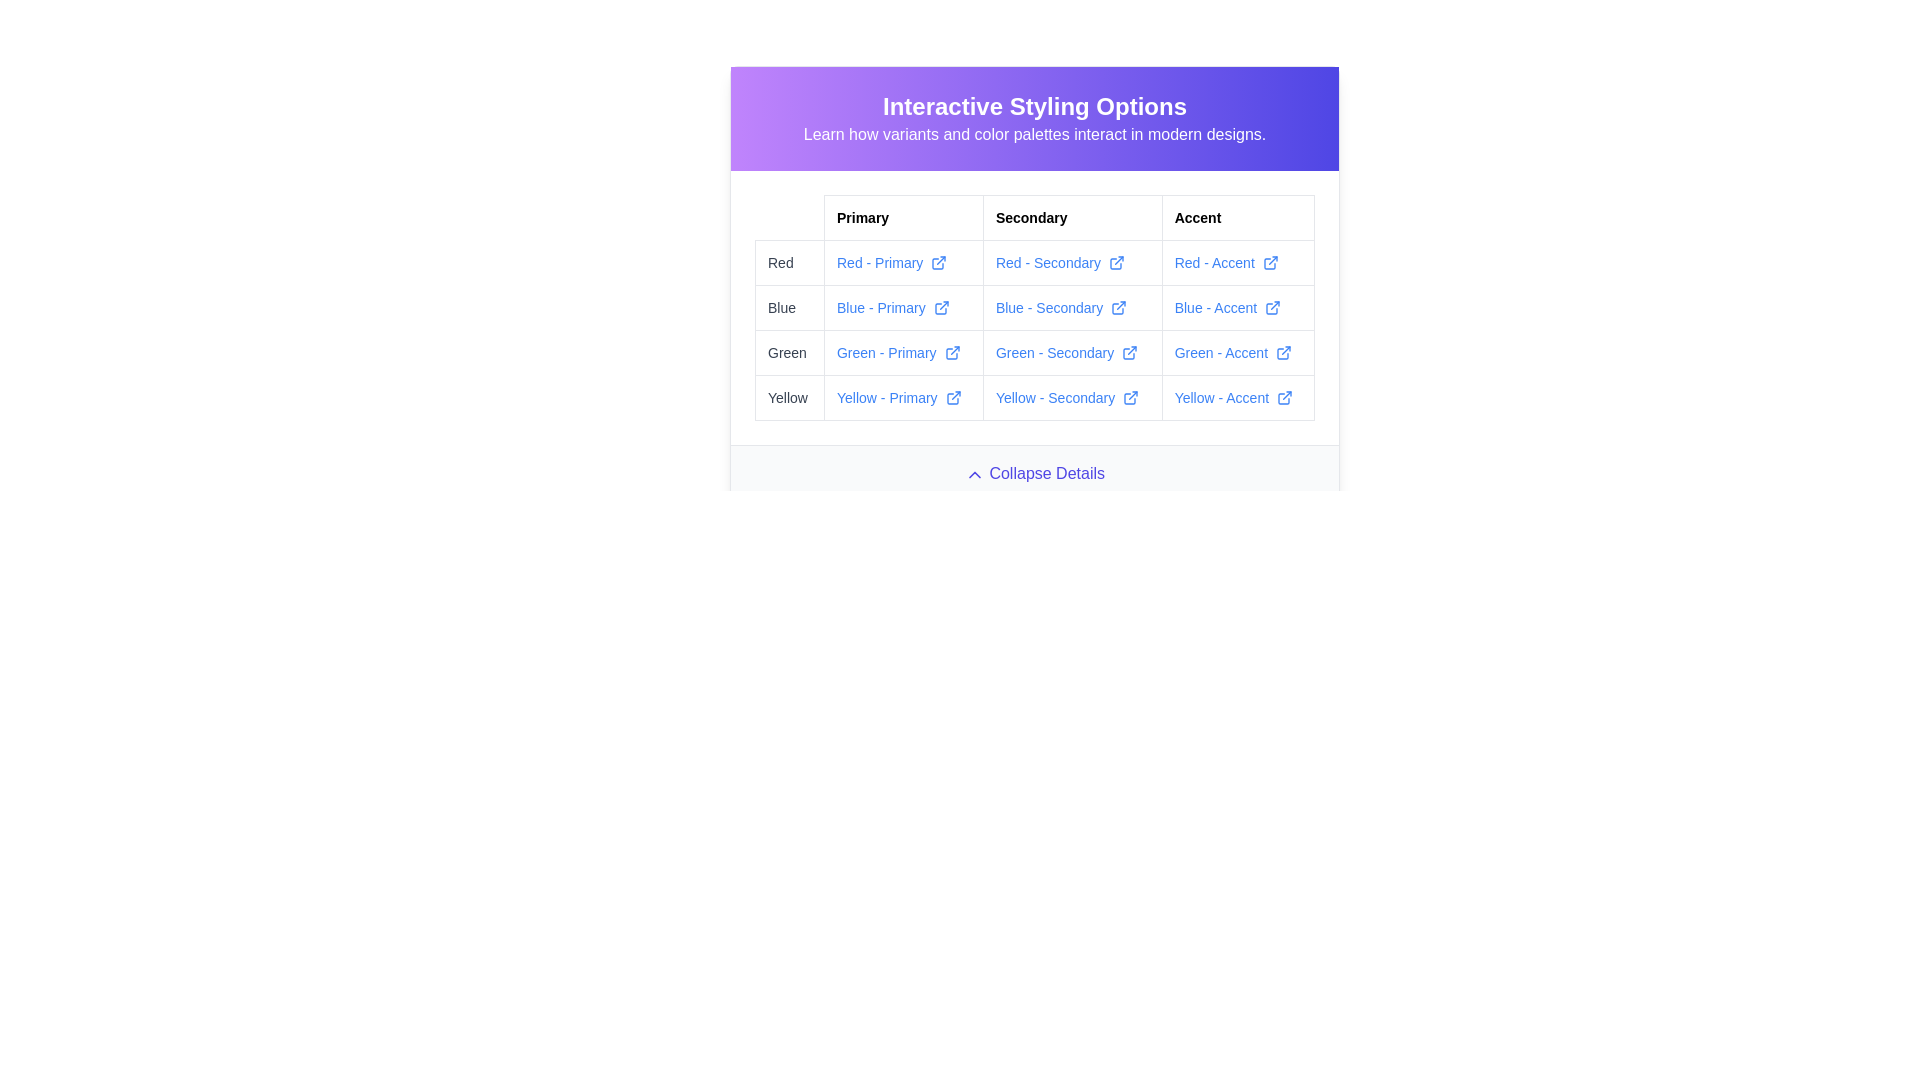  Describe the element at coordinates (789, 397) in the screenshot. I see `the static, non-interactive text label in the first column of the last row of the table that categorizes the color 'Yellow'` at that location.